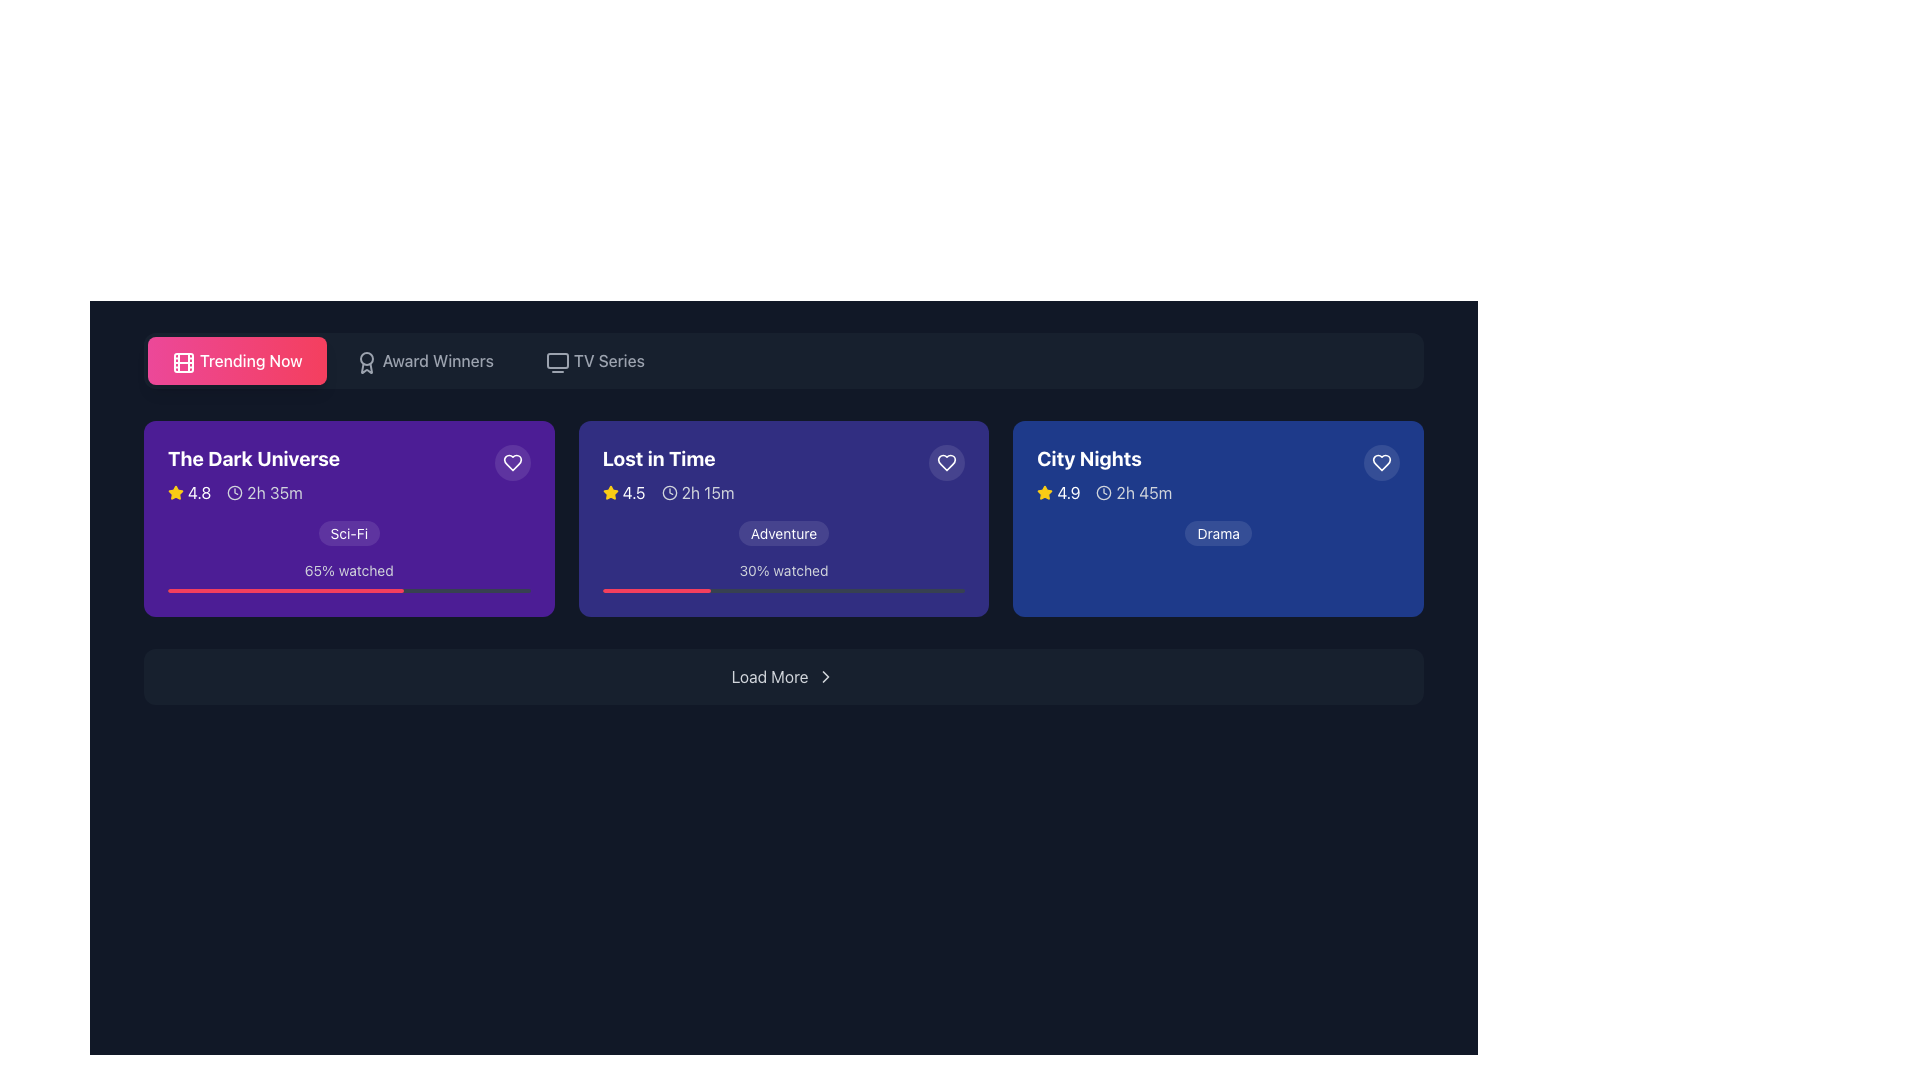 The image size is (1920, 1080). I want to click on the numerical rating displayed in the text indicator located in the middle section of the 'Lost in Time' card, positioned to the right of the yellow star icon and above the runtime information, so click(633, 493).